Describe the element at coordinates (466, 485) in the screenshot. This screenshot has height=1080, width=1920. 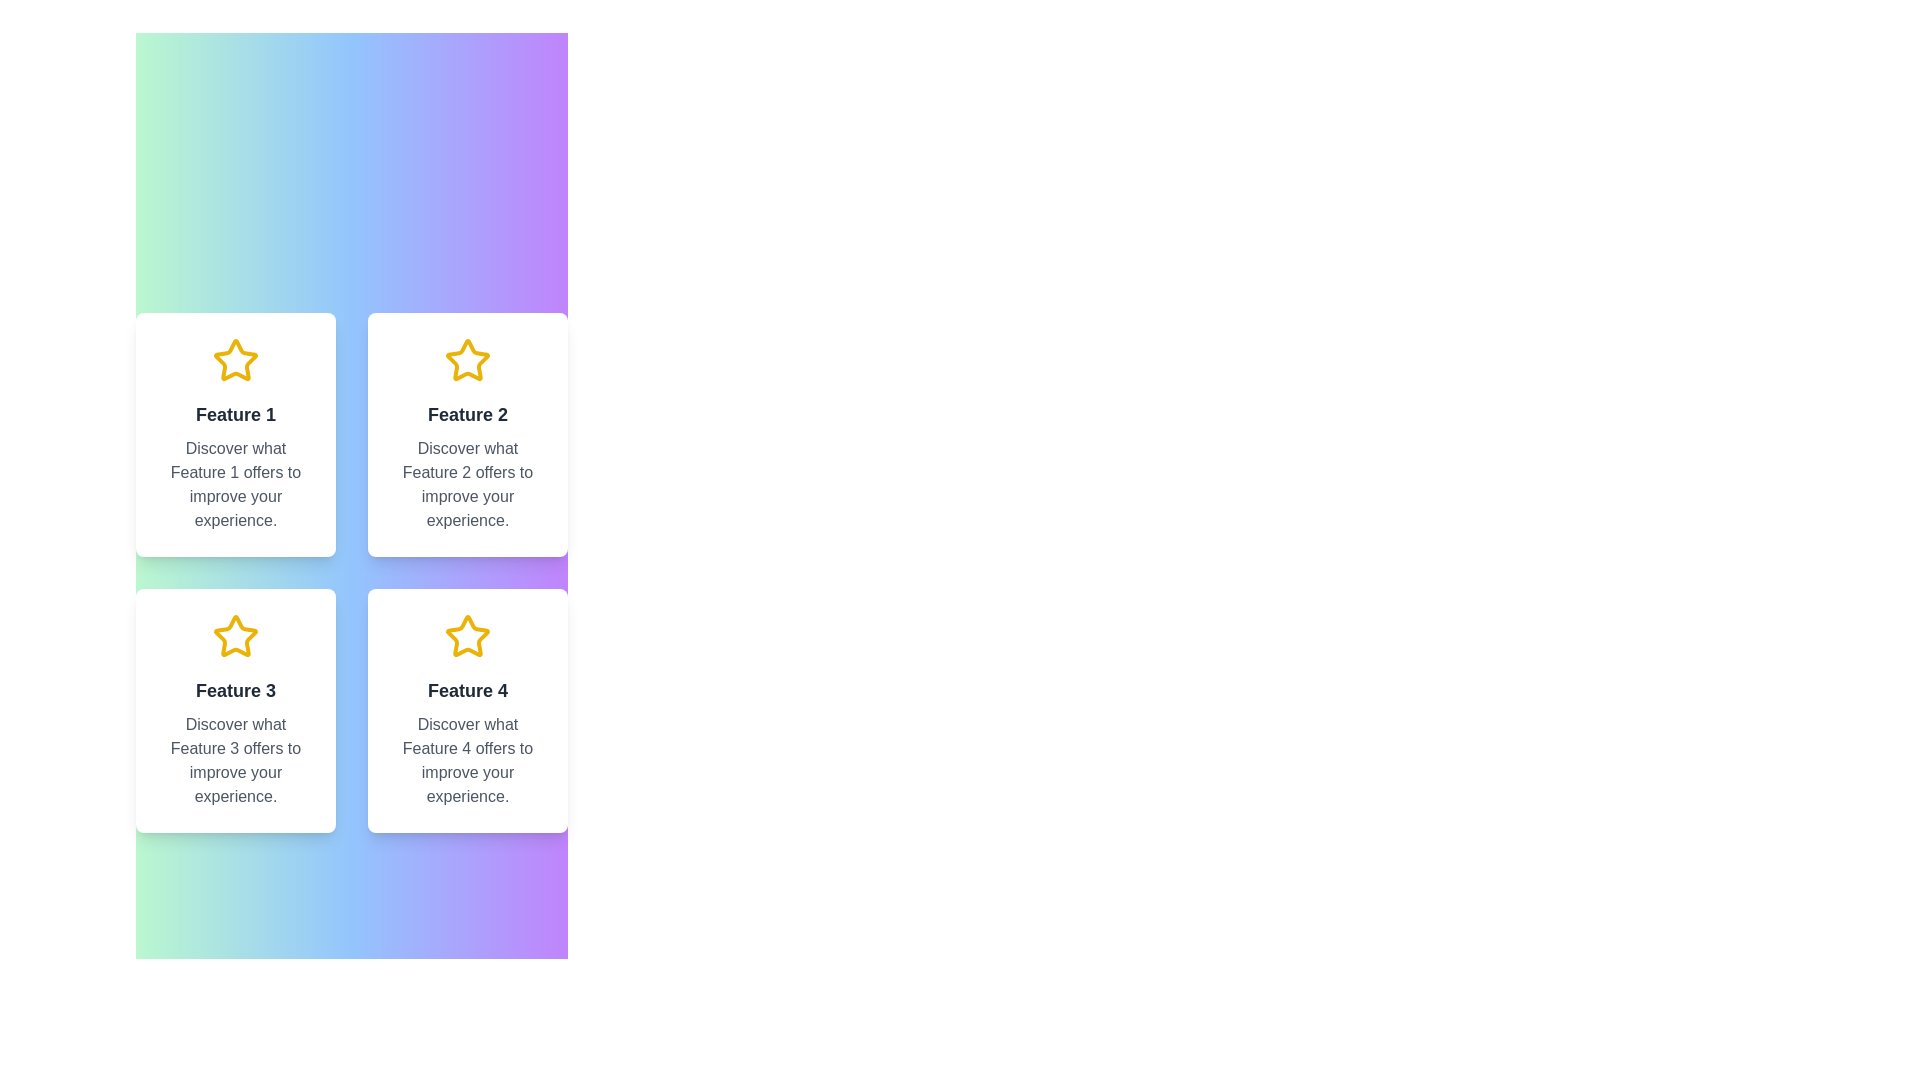
I see `explanatory text element located within the second card of a four-card layout, situated below the heading 'Feature 2'` at that location.